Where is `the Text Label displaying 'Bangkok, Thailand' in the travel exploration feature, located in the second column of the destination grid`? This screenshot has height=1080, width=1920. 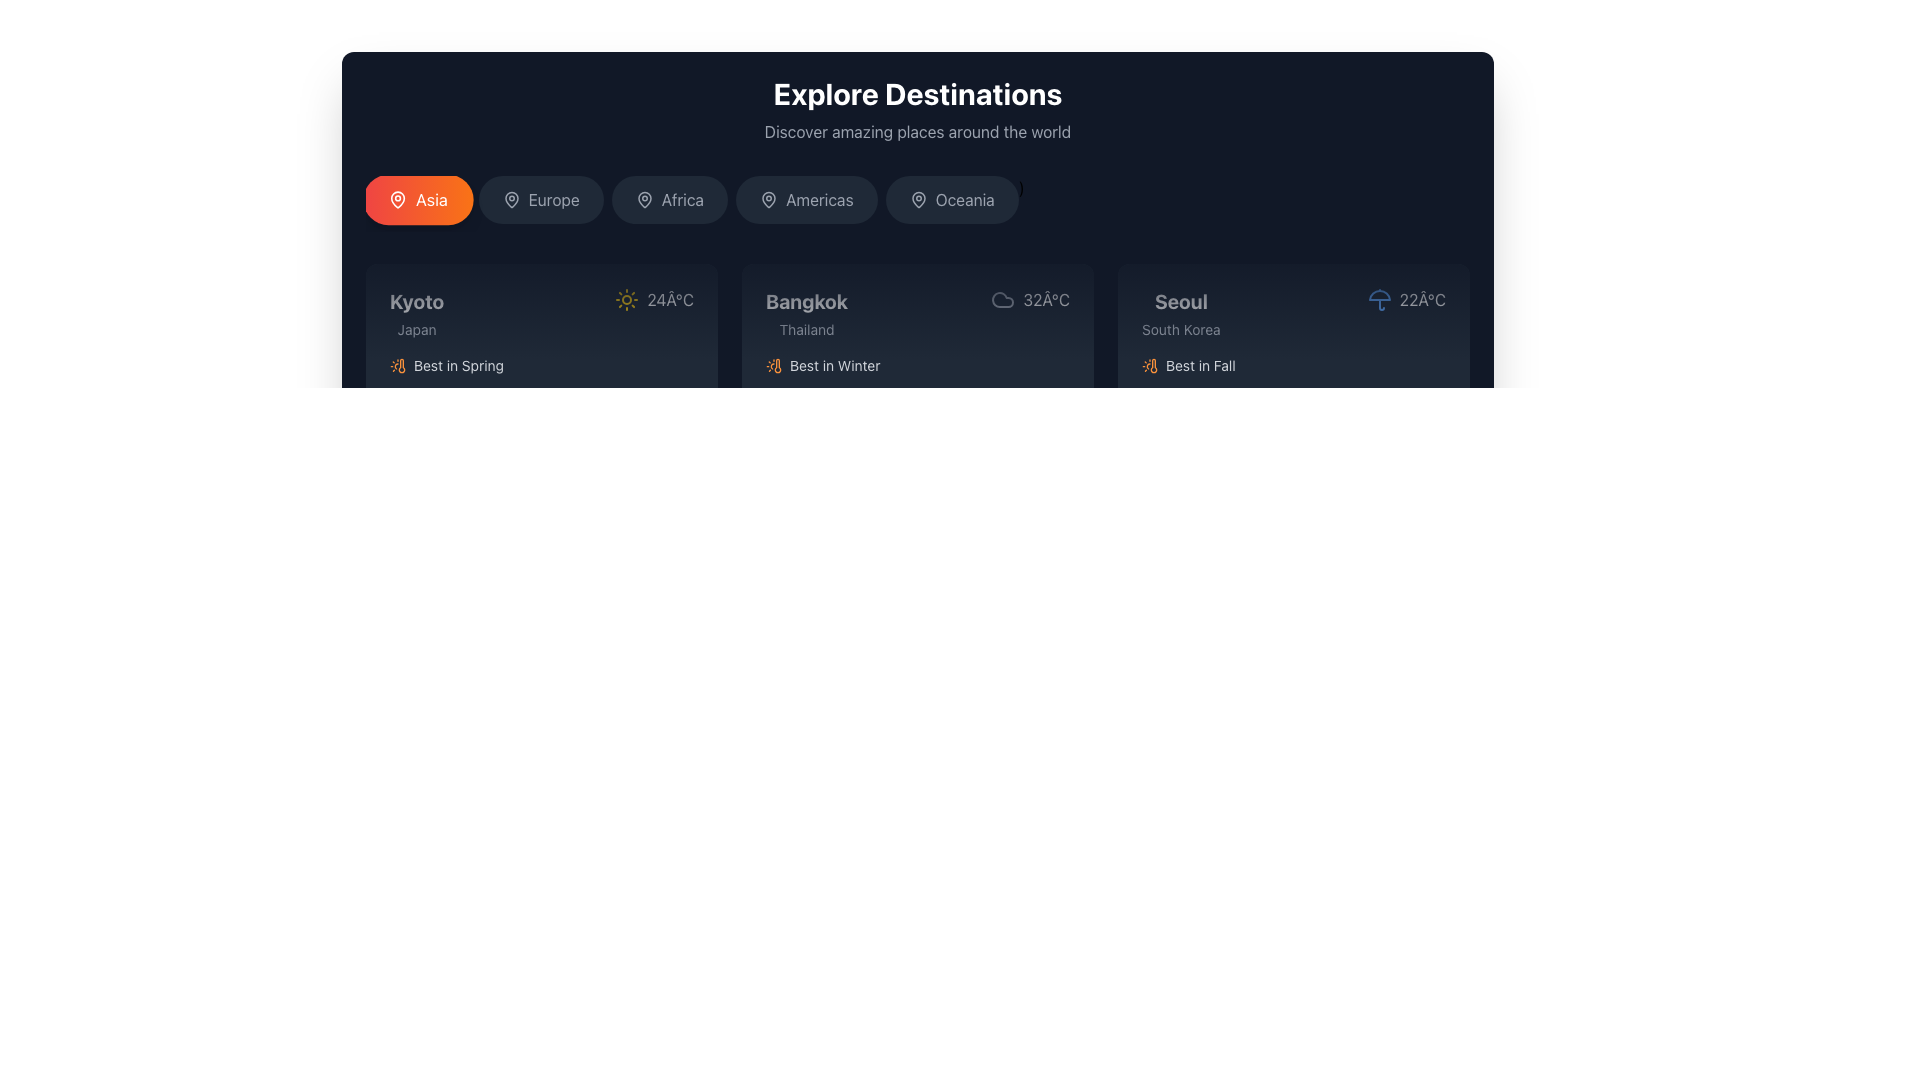 the Text Label displaying 'Bangkok, Thailand' in the travel exploration feature, located in the second column of the destination grid is located at coordinates (806, 313).